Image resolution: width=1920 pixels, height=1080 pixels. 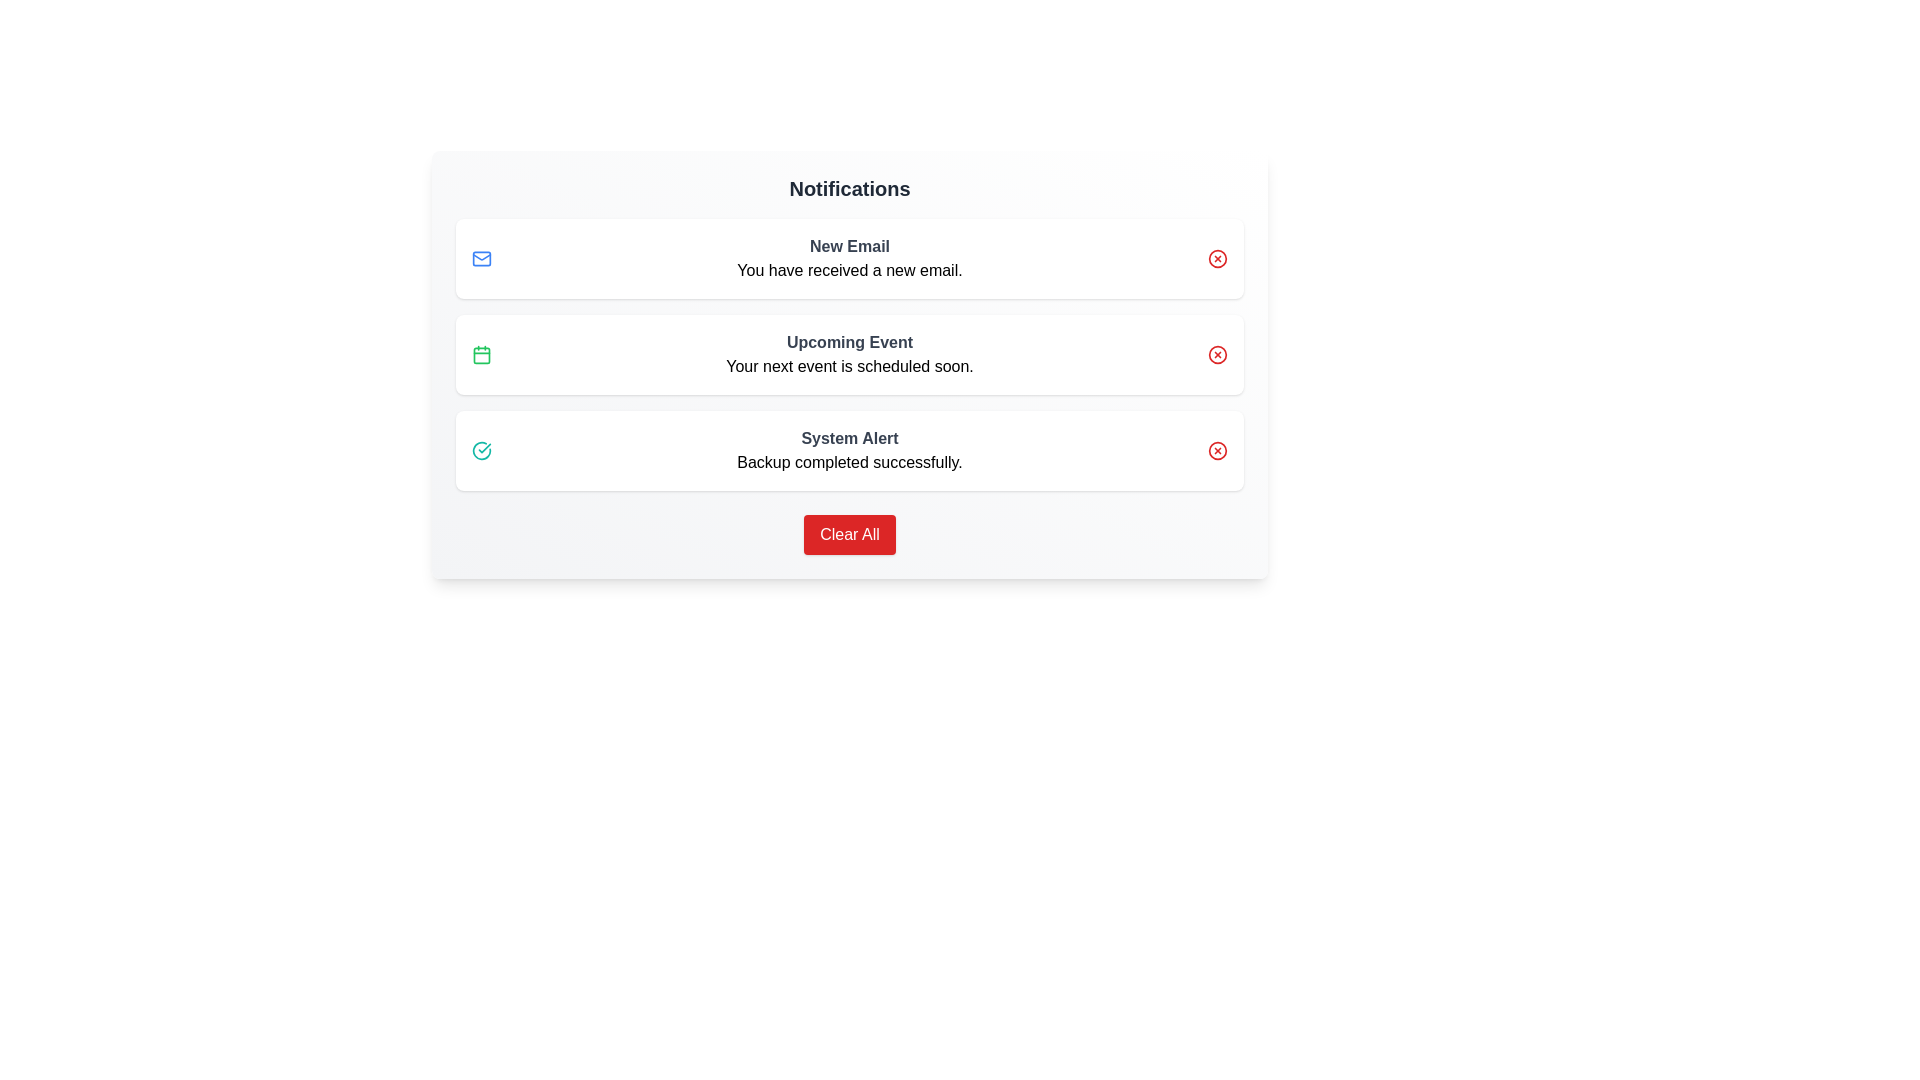 What do you see at coordinates (849, 438) in the screenshot?
I see `text from the title label of the third notification item, which is positioned above the descriptive text 'Backup completed successfully.'` at bounding box center [849, 438].